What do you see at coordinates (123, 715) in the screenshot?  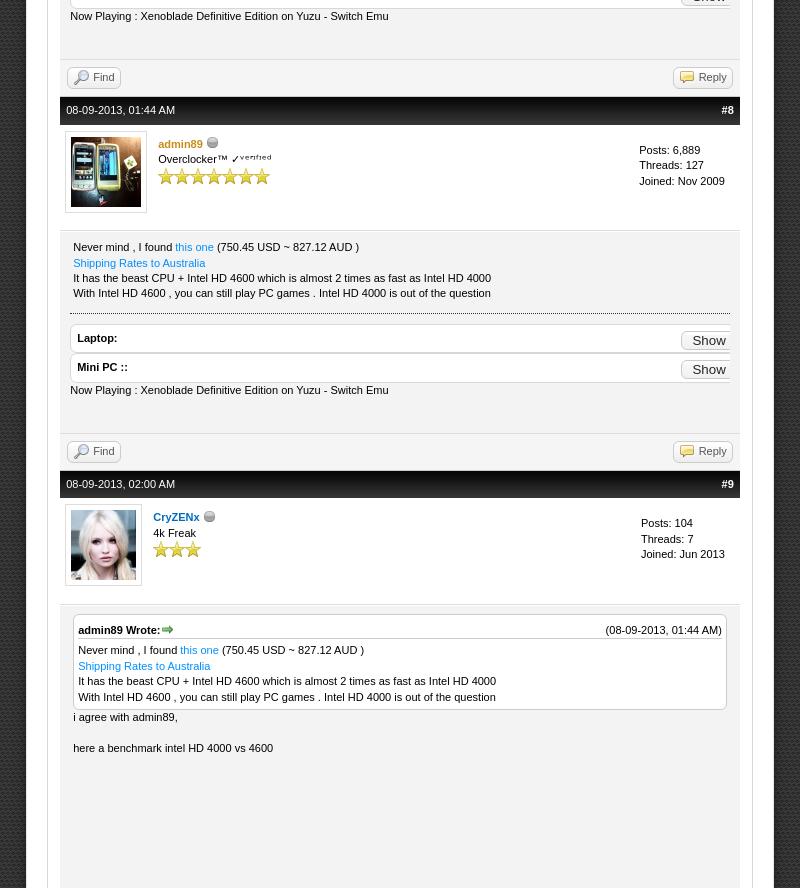 I see `'i agree with admin89,'` at bounding box center [123, 715].